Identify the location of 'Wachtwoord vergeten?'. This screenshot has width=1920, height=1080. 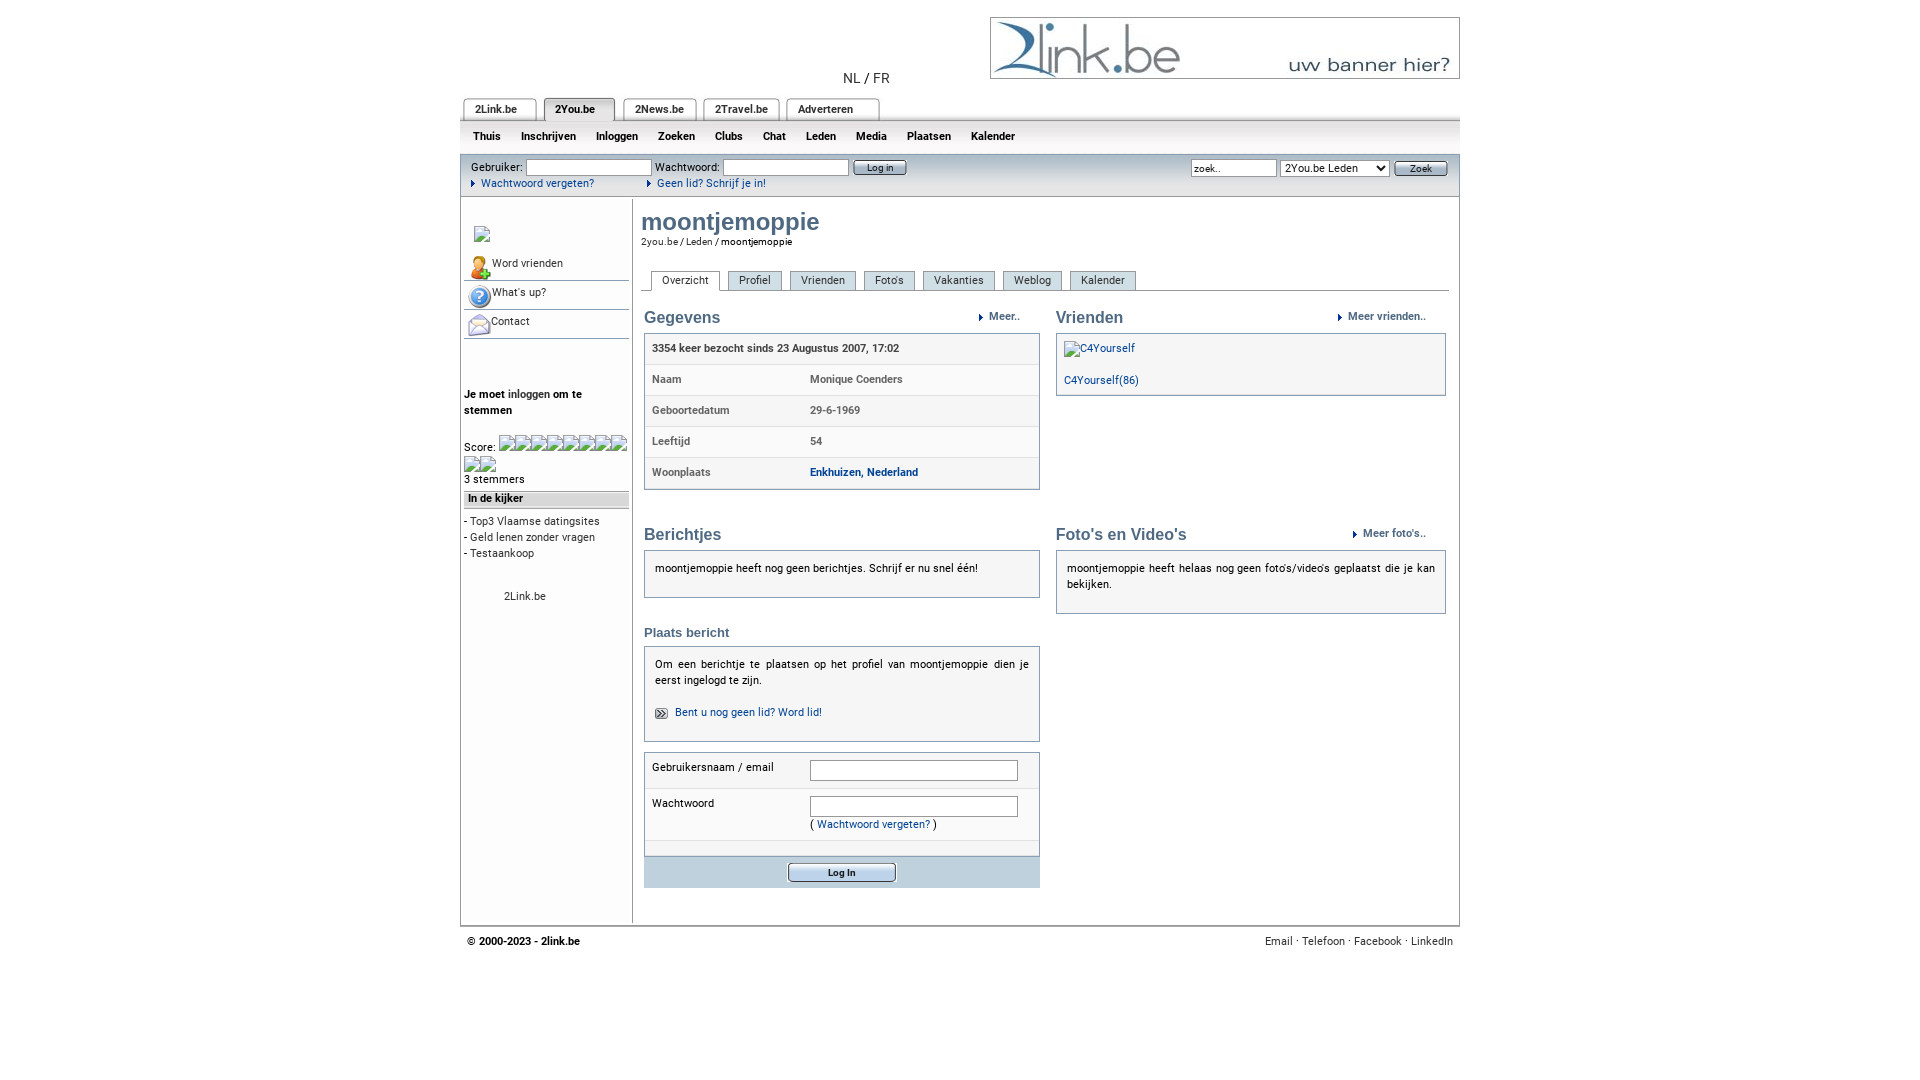
(532, 183).